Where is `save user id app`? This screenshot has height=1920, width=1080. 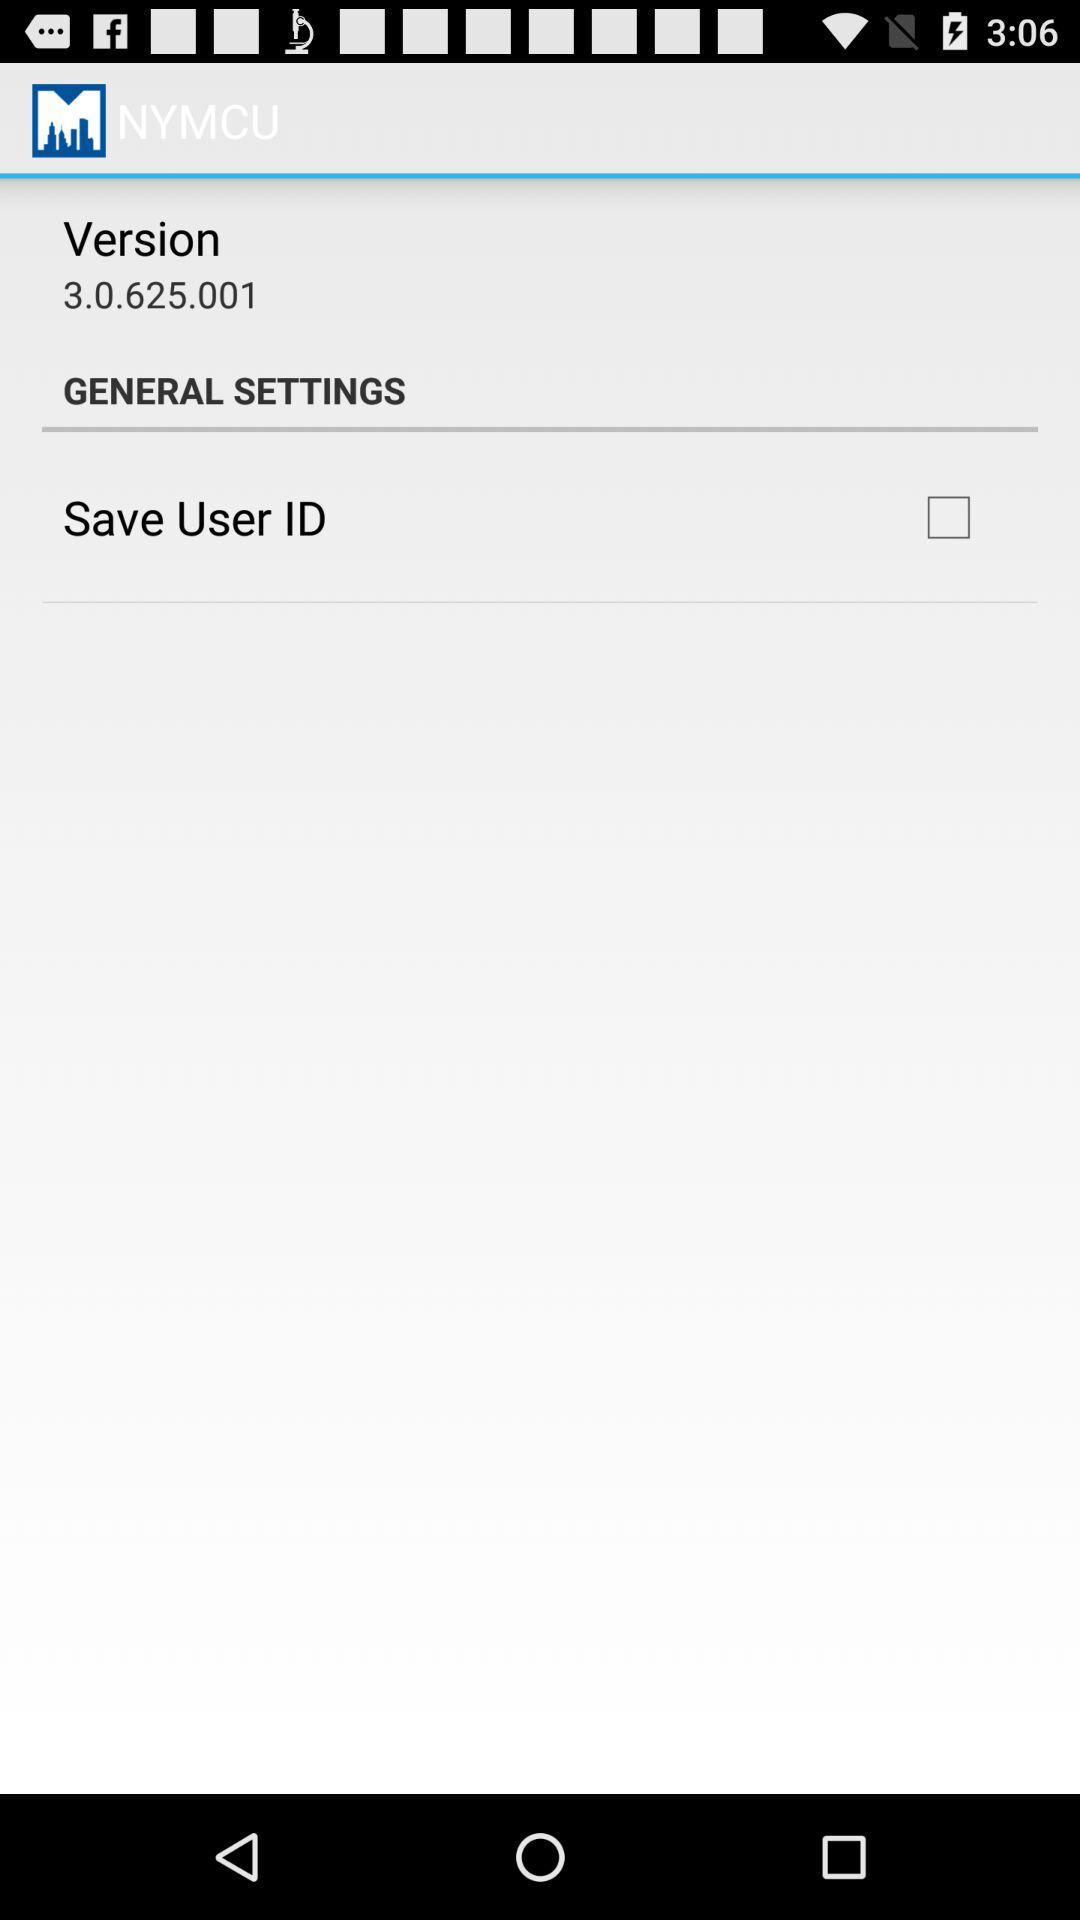
save user id app is located at coordinates (195, 517).